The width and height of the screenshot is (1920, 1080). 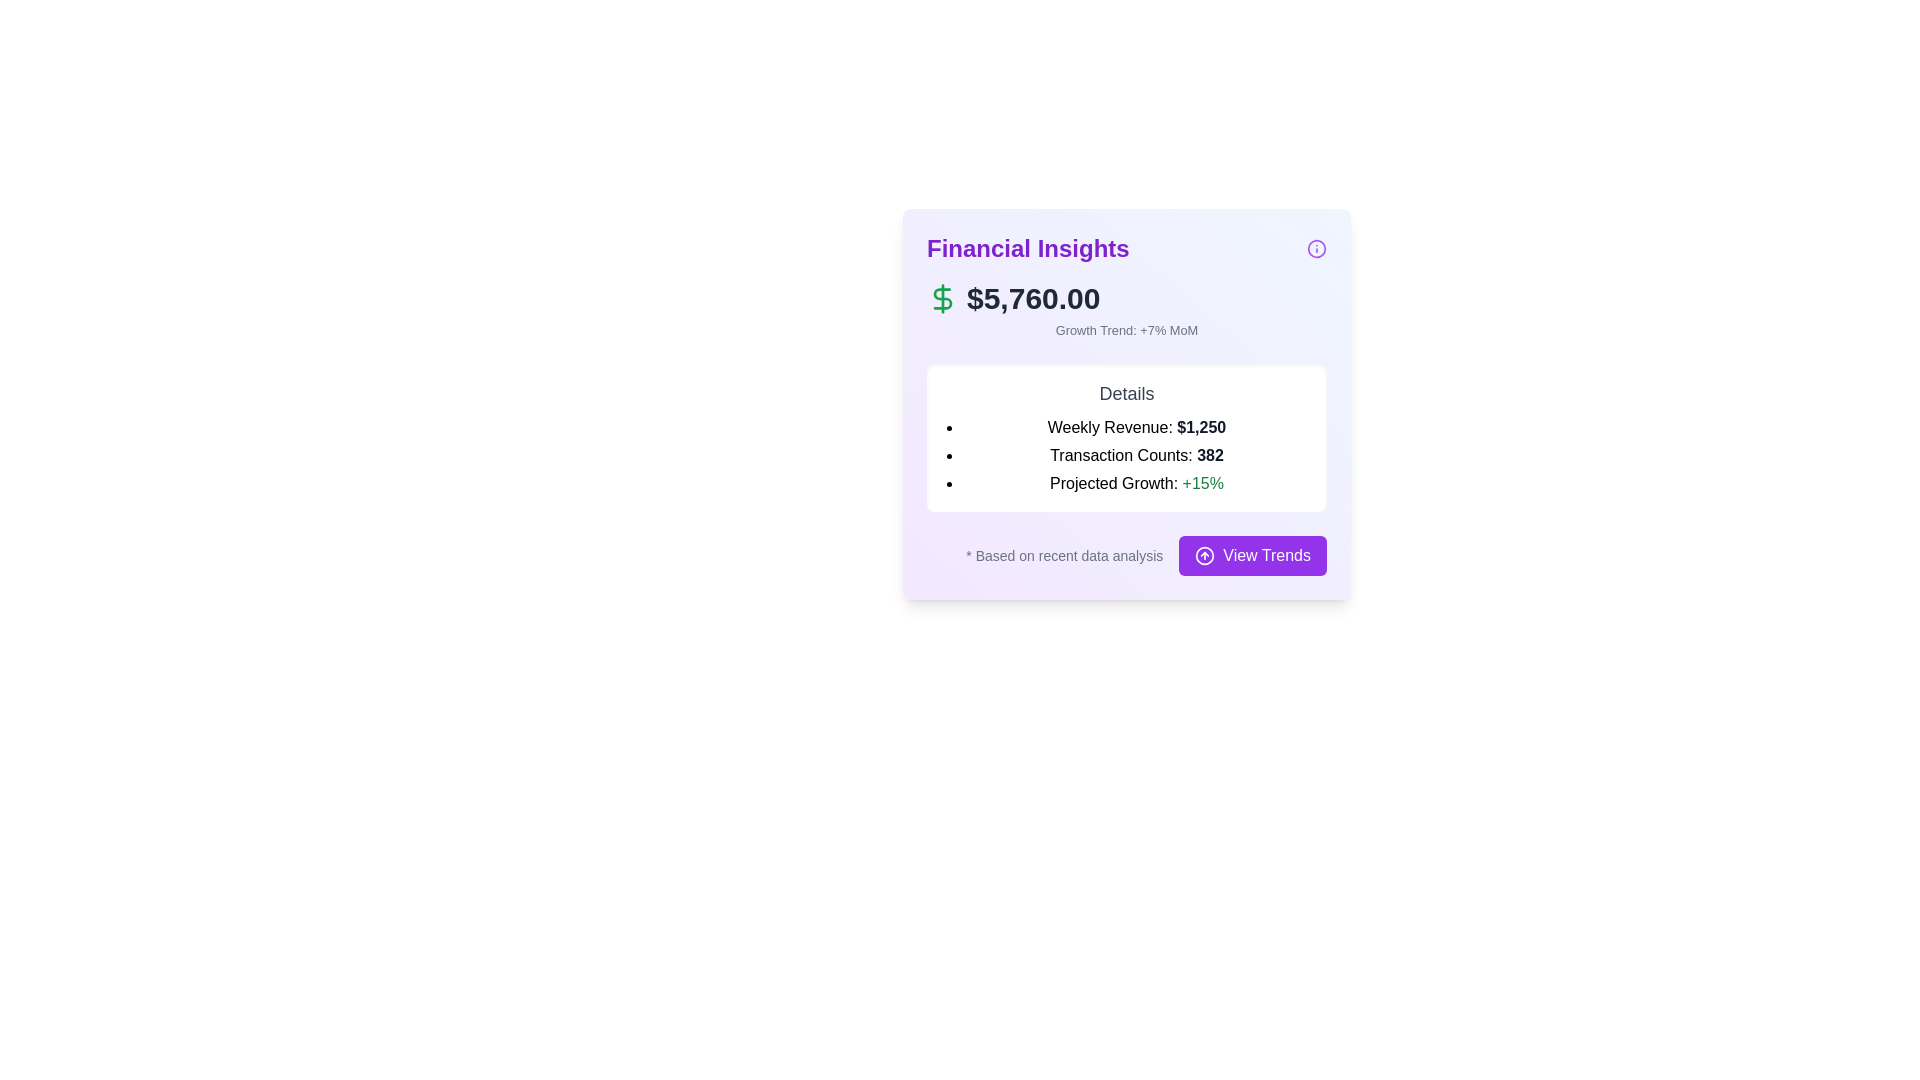 What do you see at coordinates (1203, 555) in the screenshot?
I see `the circular icon with an upward-facing arrow that is located on the left side of the 'View Trends' button` at bounding box center [1203, 555].